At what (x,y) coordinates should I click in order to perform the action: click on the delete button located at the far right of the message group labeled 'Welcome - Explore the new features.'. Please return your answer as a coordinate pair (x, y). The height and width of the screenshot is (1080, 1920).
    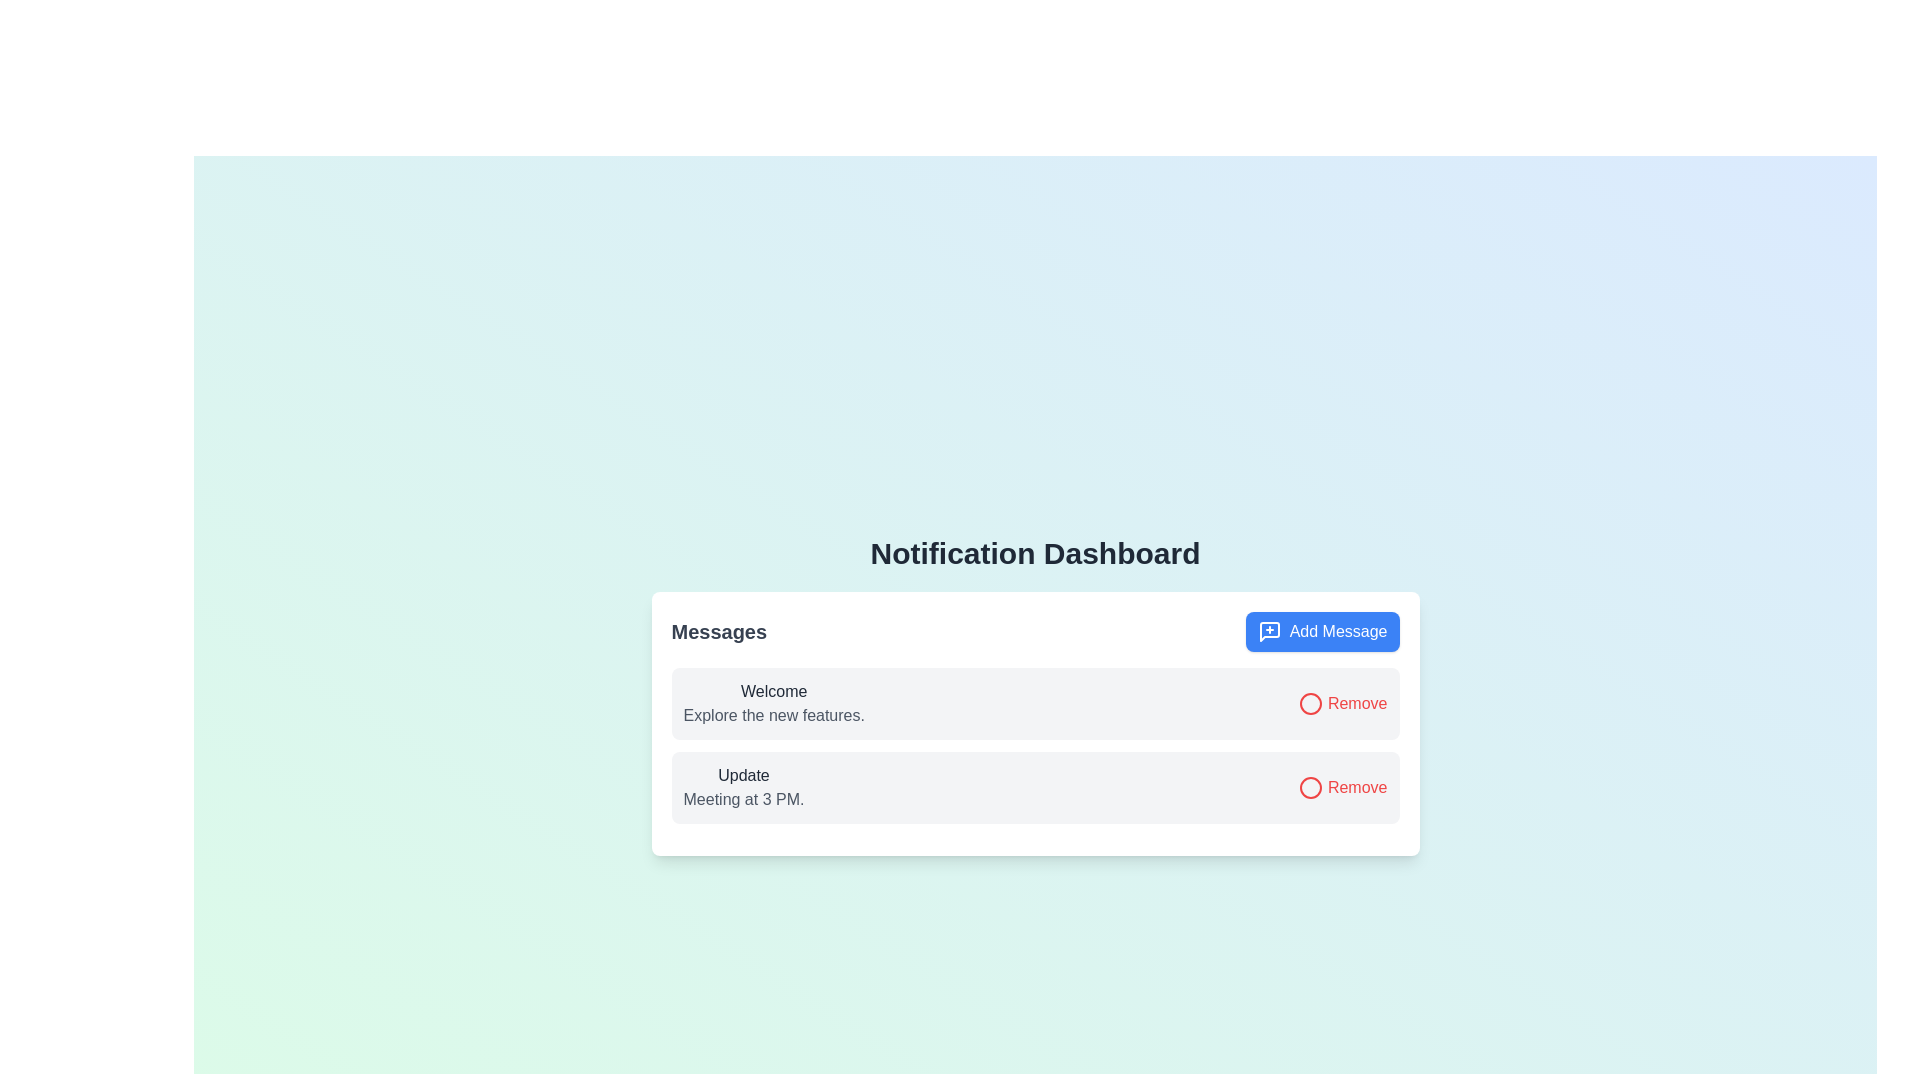
    Looking at the image, I should click on (1343, 702).